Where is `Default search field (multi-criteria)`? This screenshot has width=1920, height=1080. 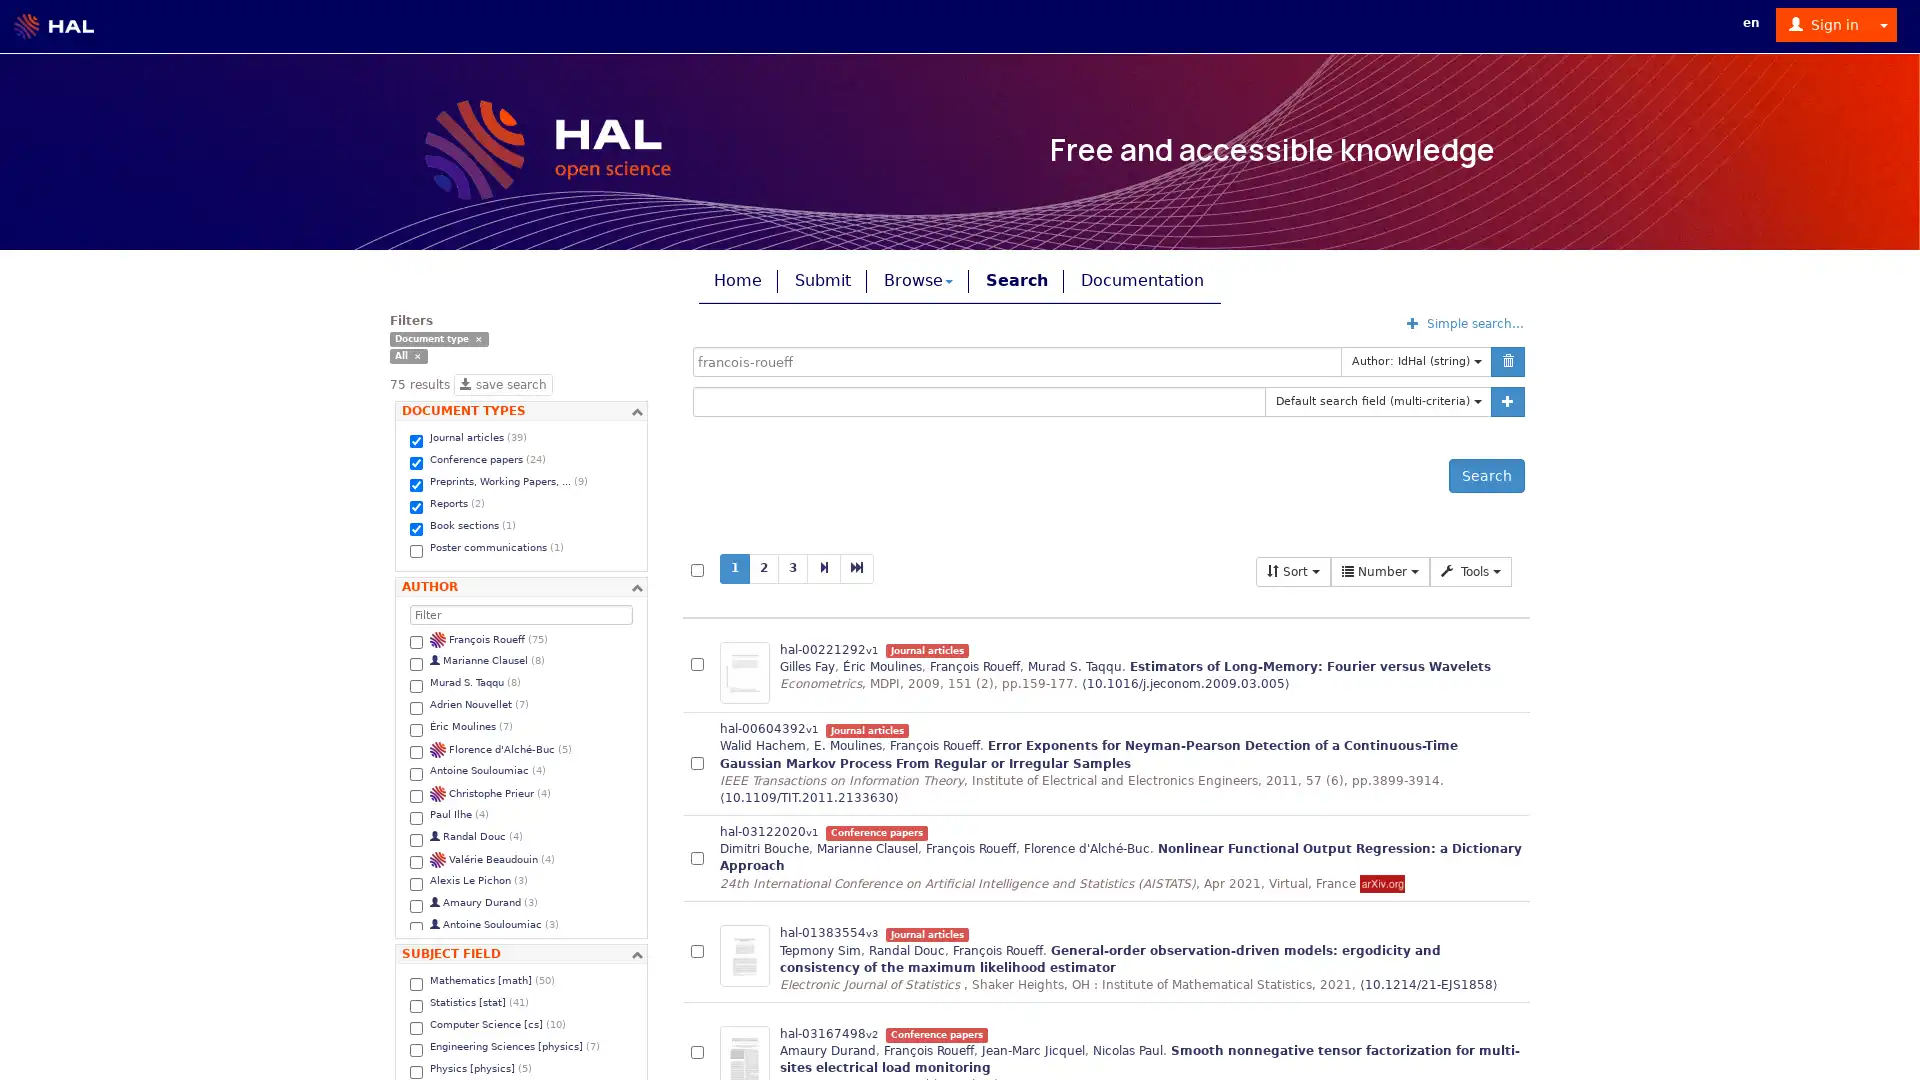
Default search field (multi-criteria) is located at coordinates (1377, 401).